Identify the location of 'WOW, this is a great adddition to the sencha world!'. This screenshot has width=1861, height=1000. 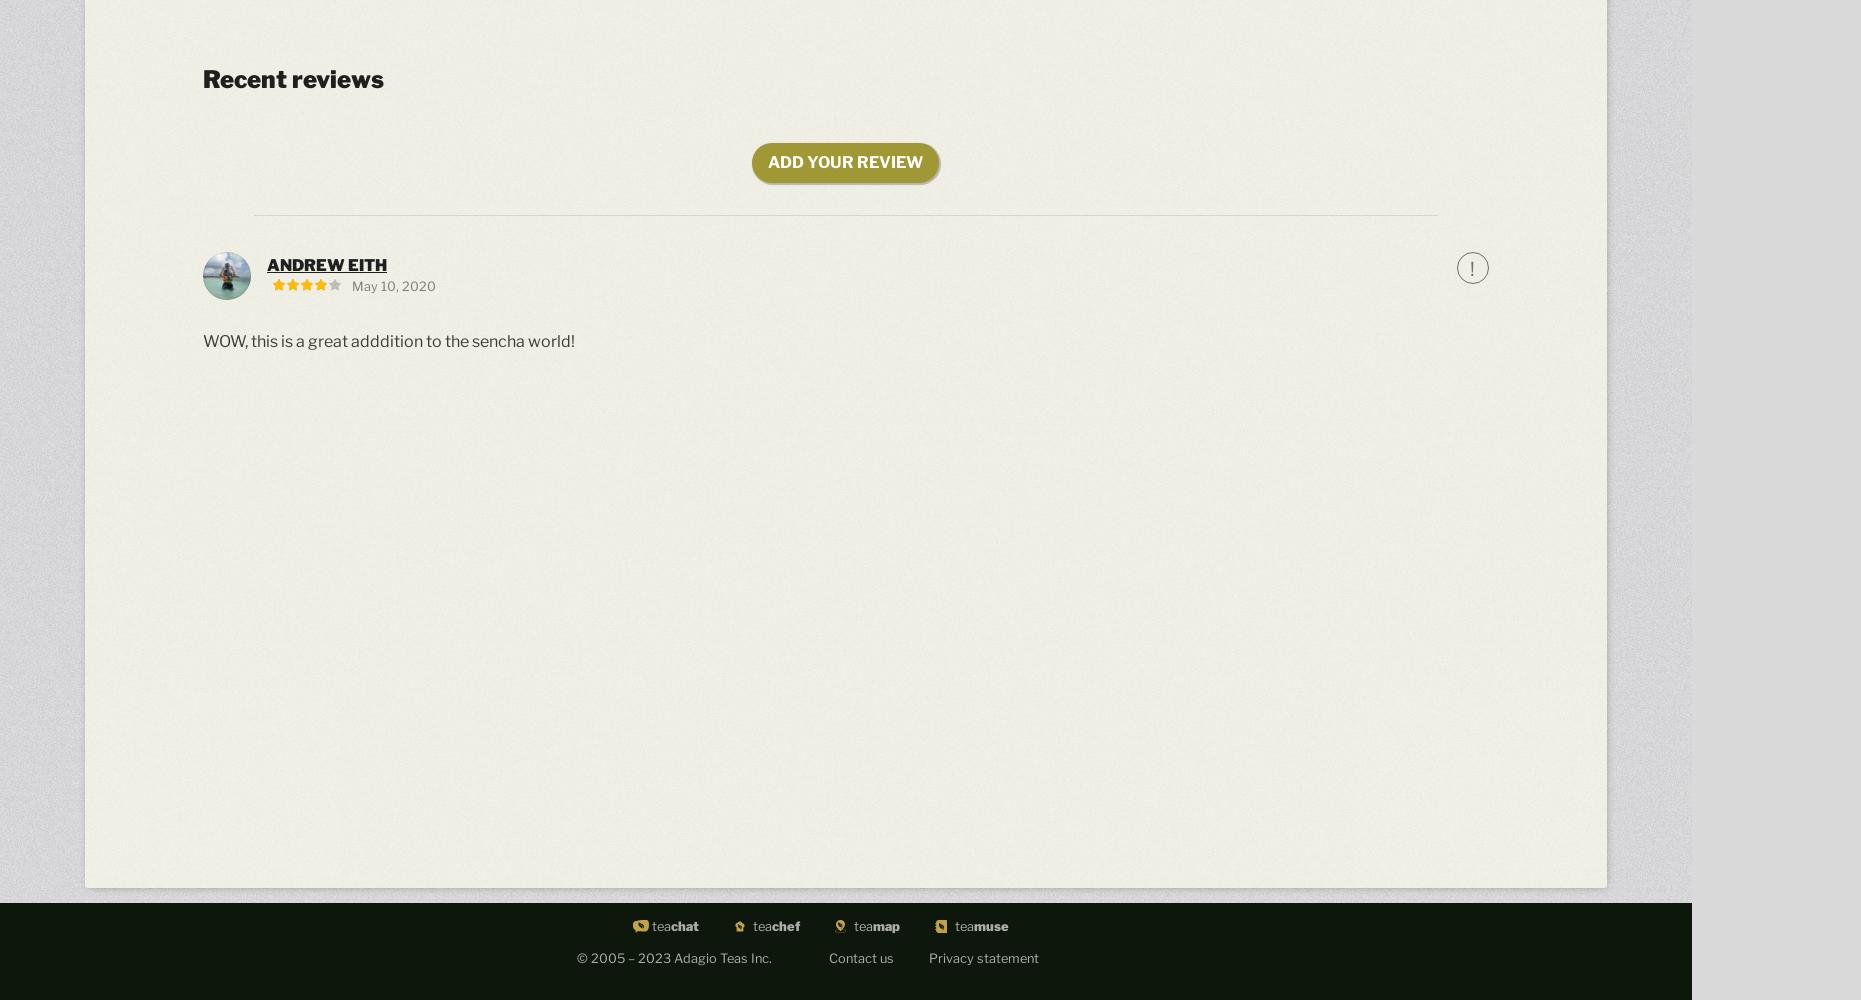
(388, 339).